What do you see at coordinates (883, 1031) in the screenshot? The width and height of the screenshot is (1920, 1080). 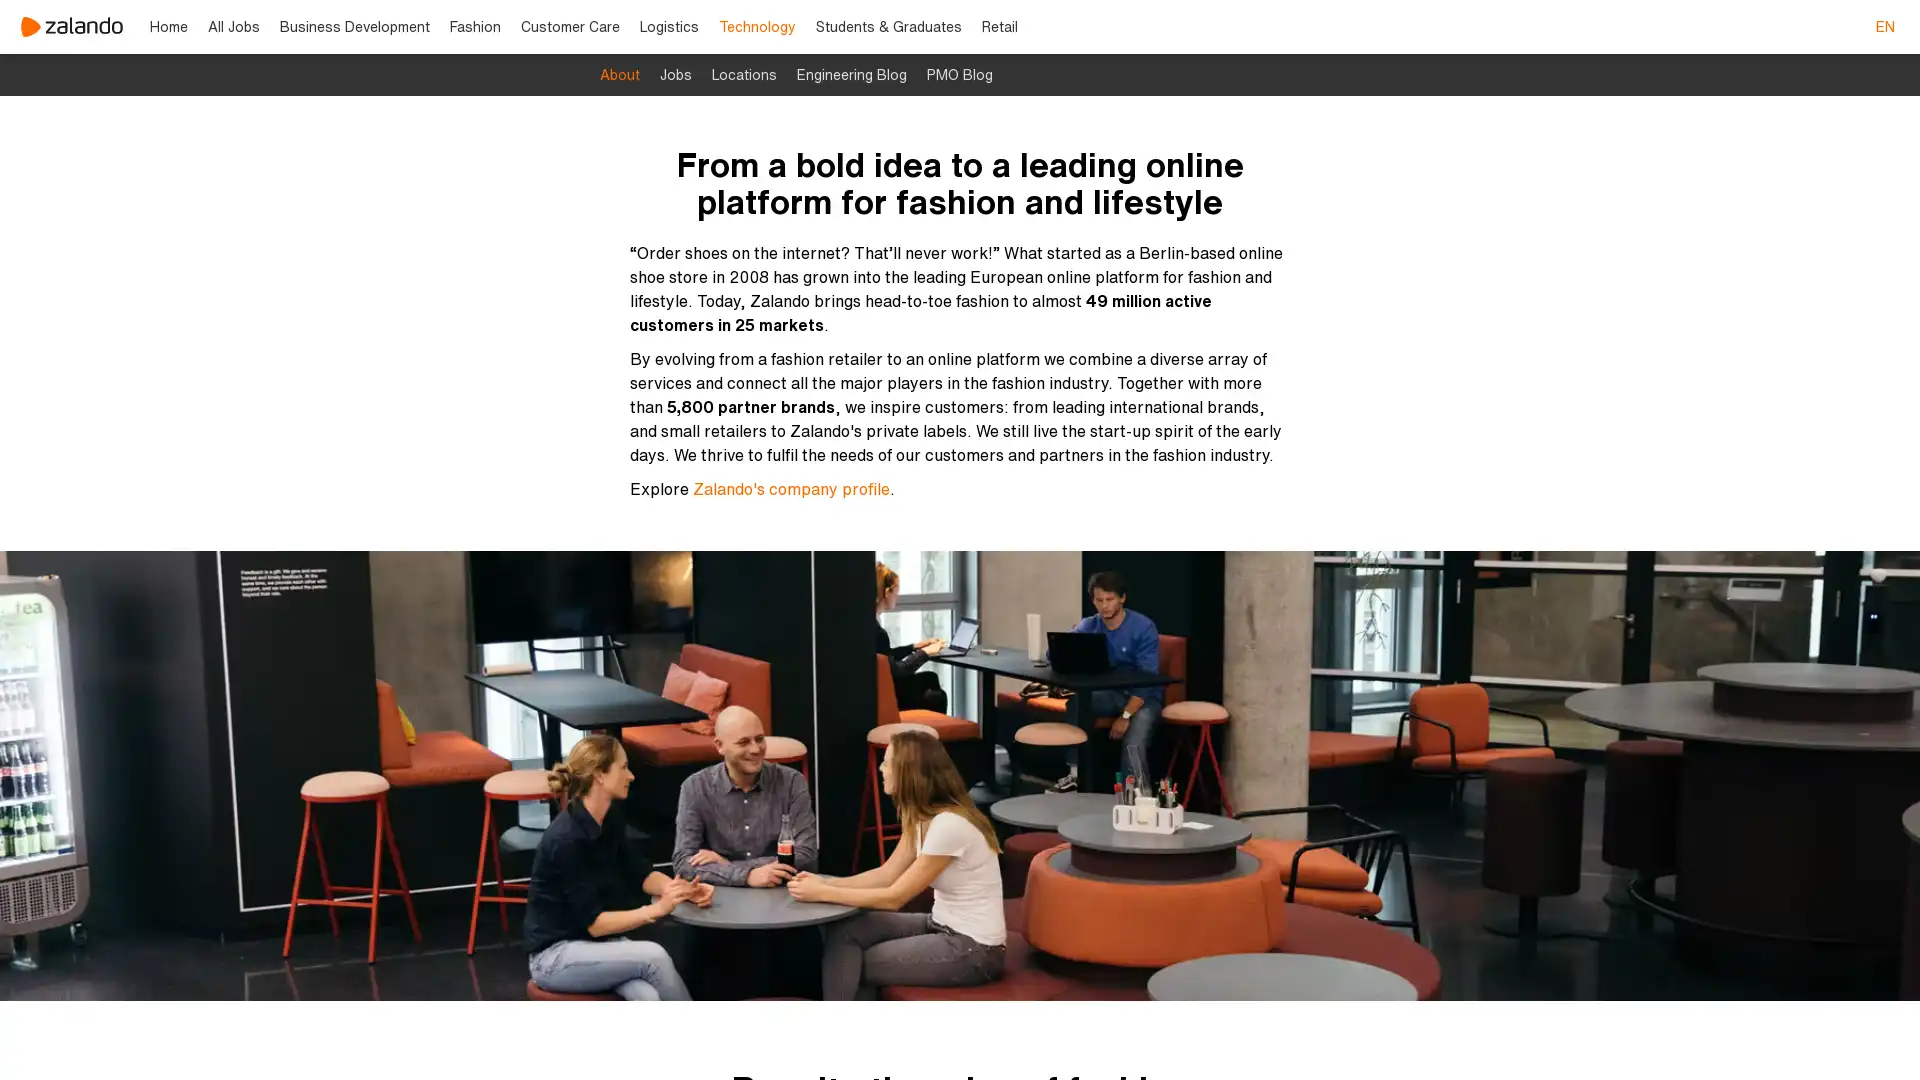 I see `Set preferences` at bounding box center [883, 1031].